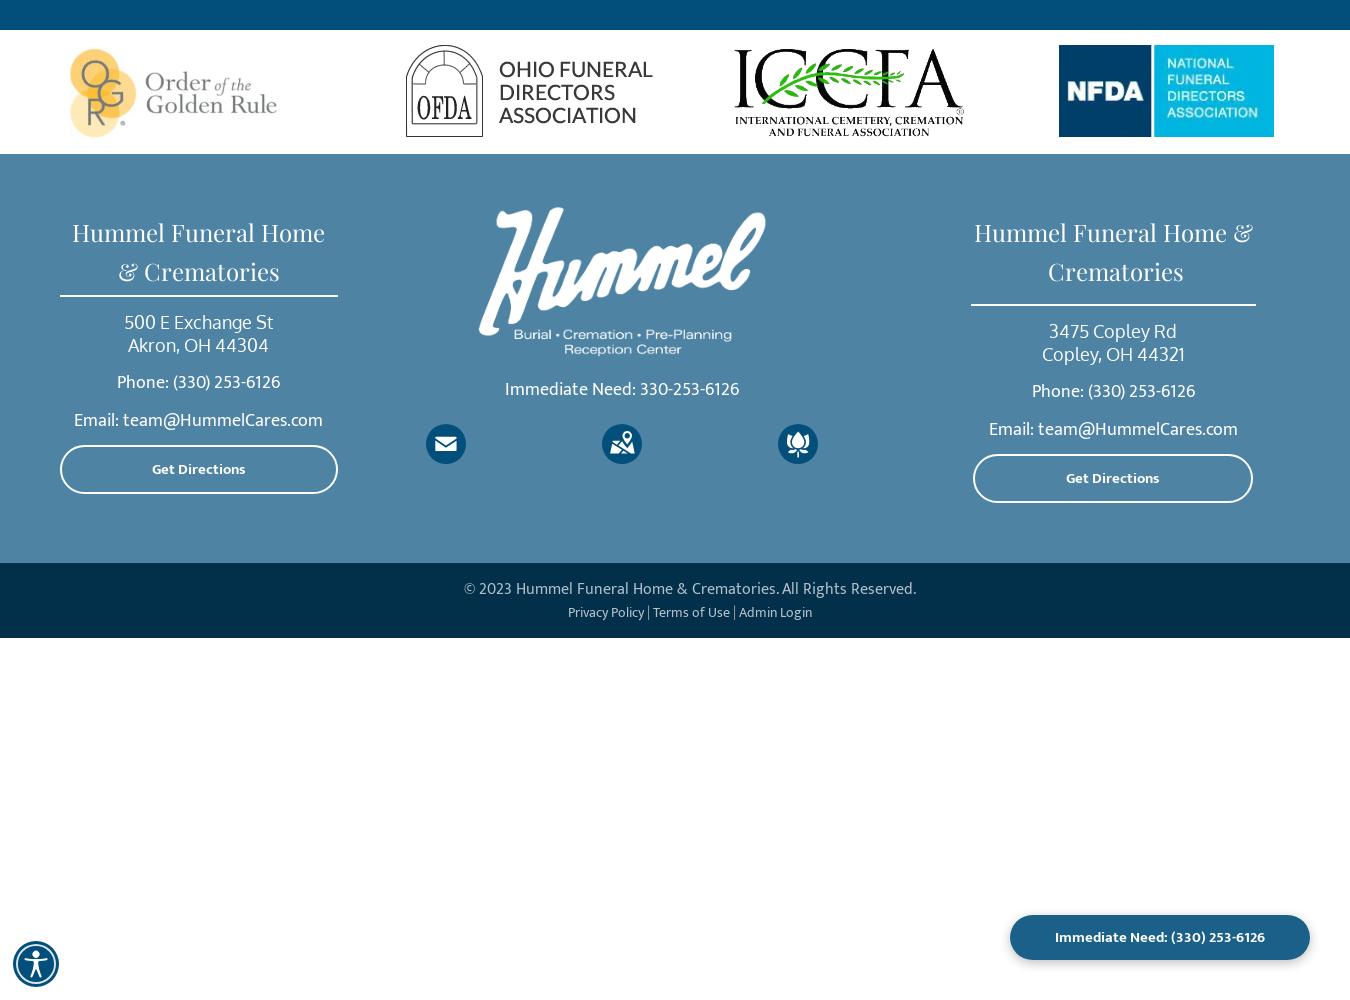 The image size is (1350, 1000). What do you see at coordinates (773, 611) in the screenshot?
I see `'Admin Login'` at bounding box center [773, 611].